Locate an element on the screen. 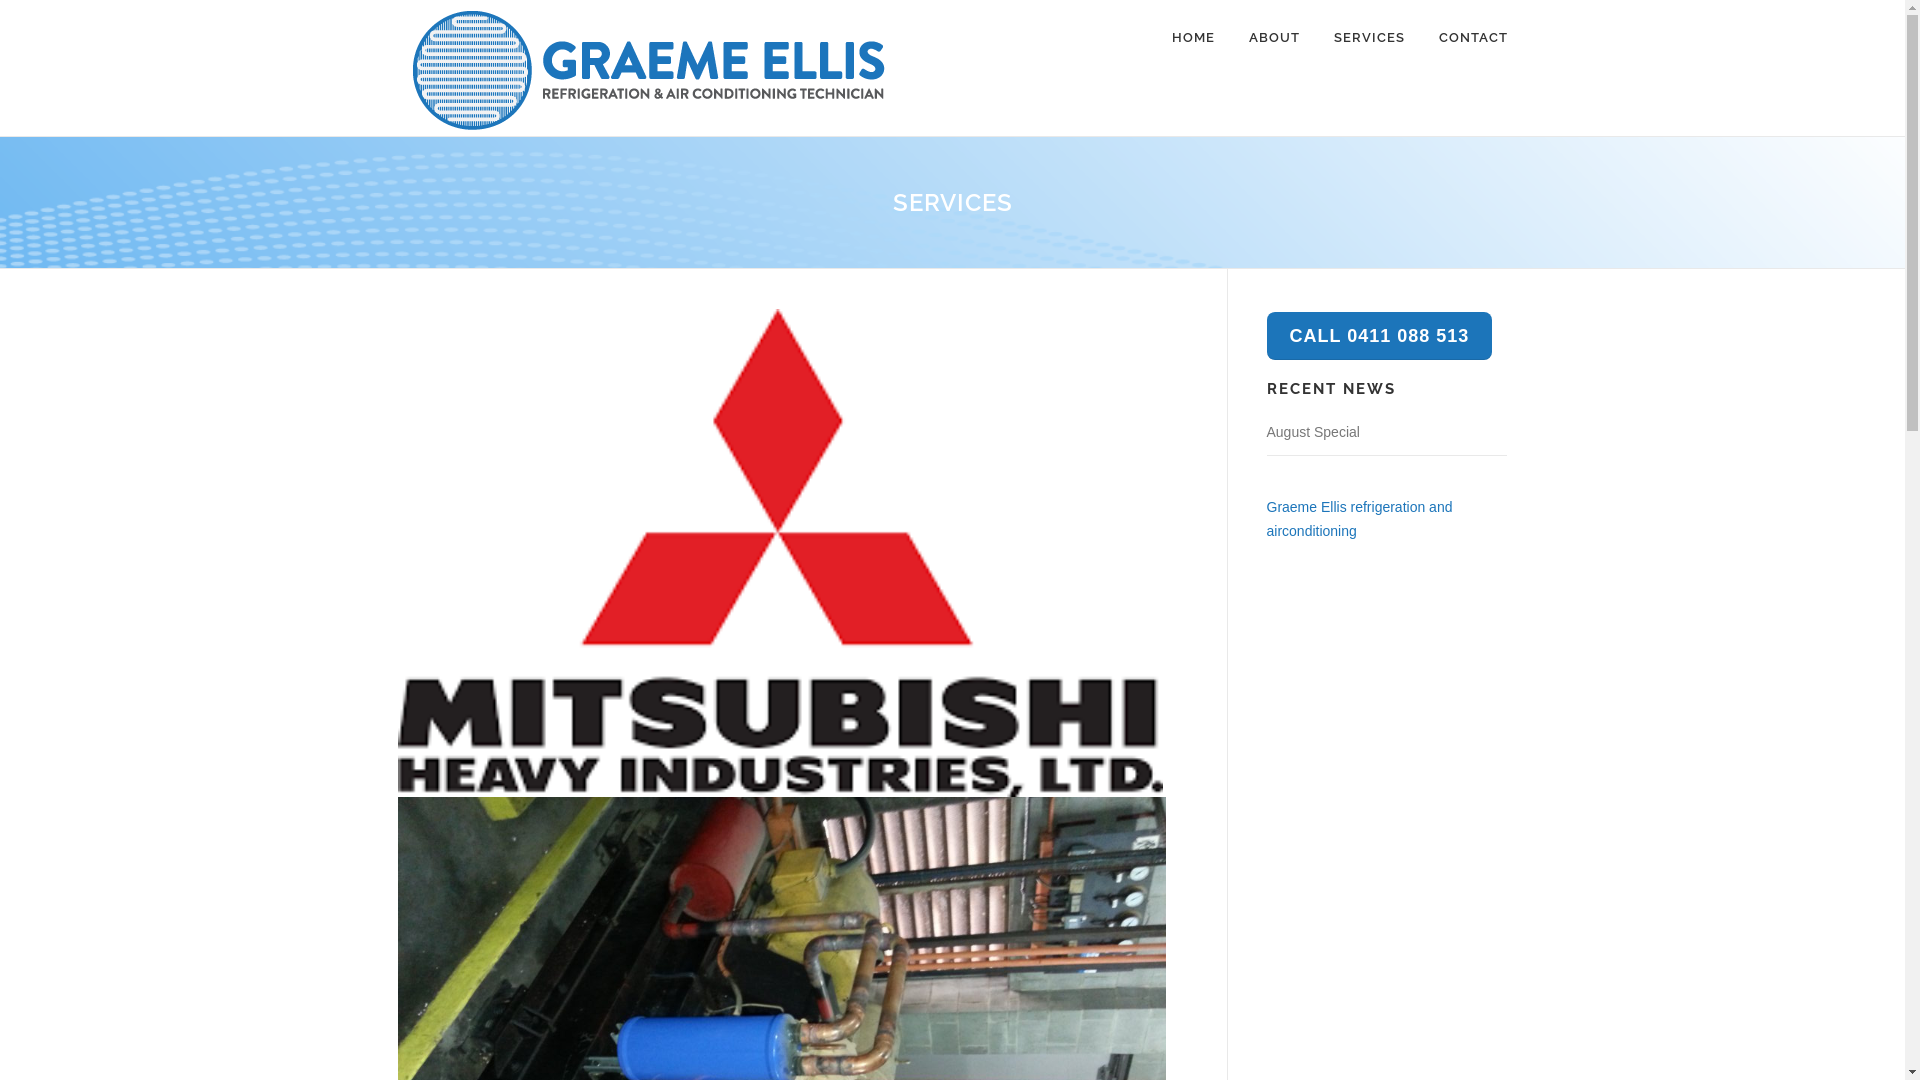  'ABOUT' is located at coordinates (1273, 37).